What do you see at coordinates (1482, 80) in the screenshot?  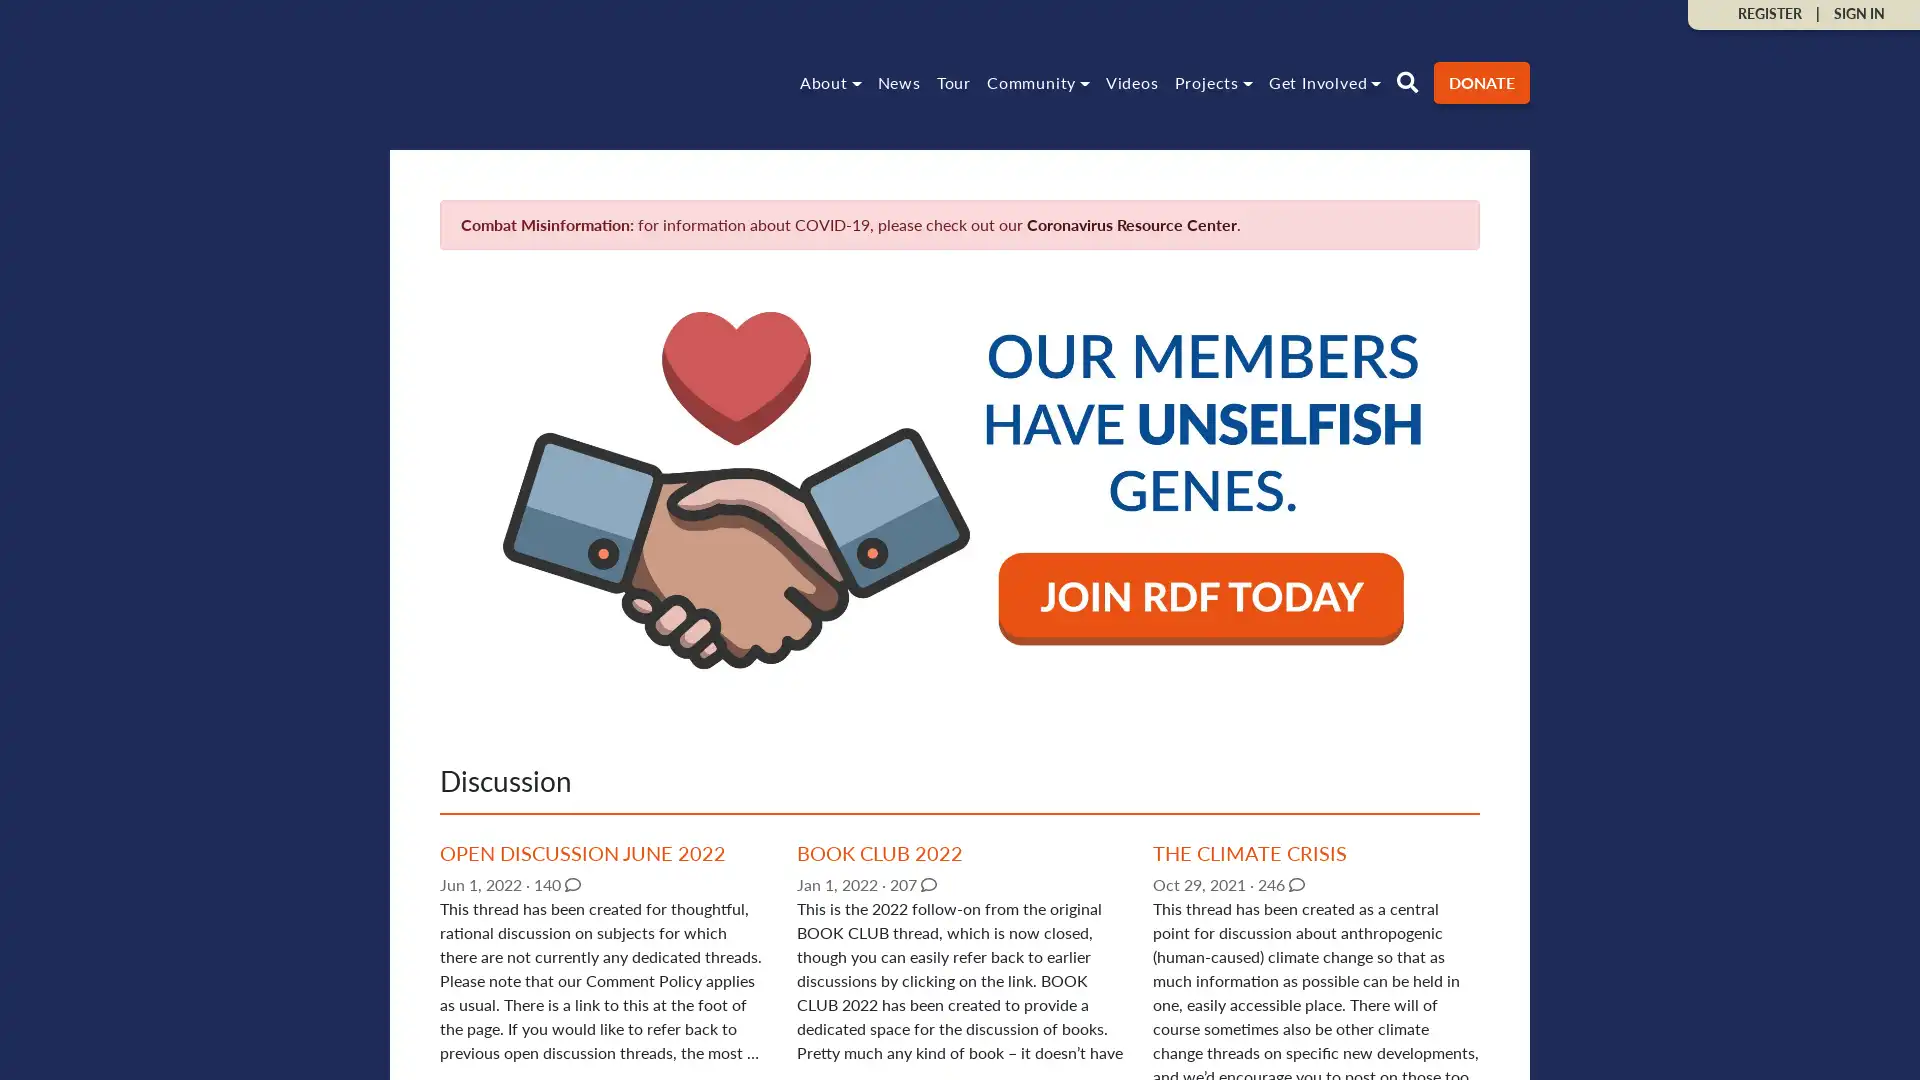 I see `DONATE` at bounding box center [1482, 80].